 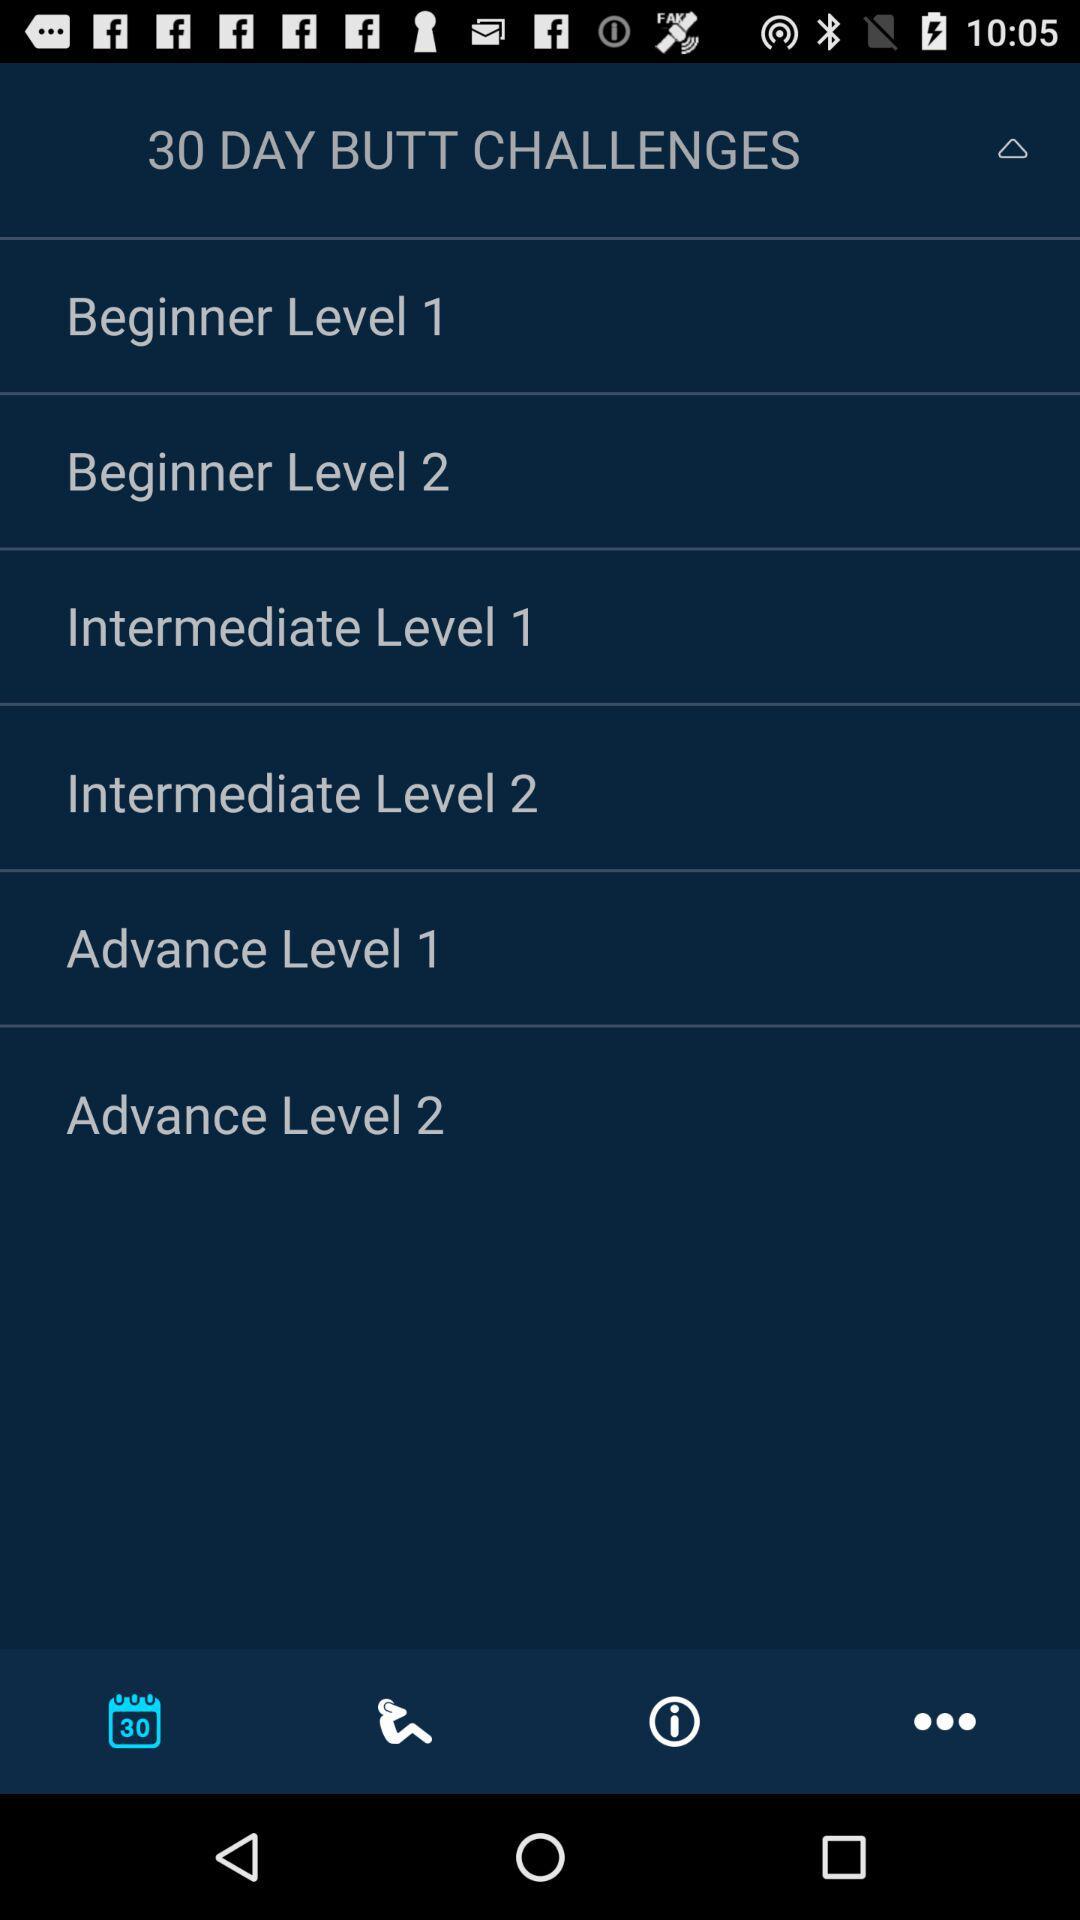 What do you see at coordinates (135, 1720) in the screenshot?
I see `the first icon at the left bottom corner` at bounding box center [135, 1720].